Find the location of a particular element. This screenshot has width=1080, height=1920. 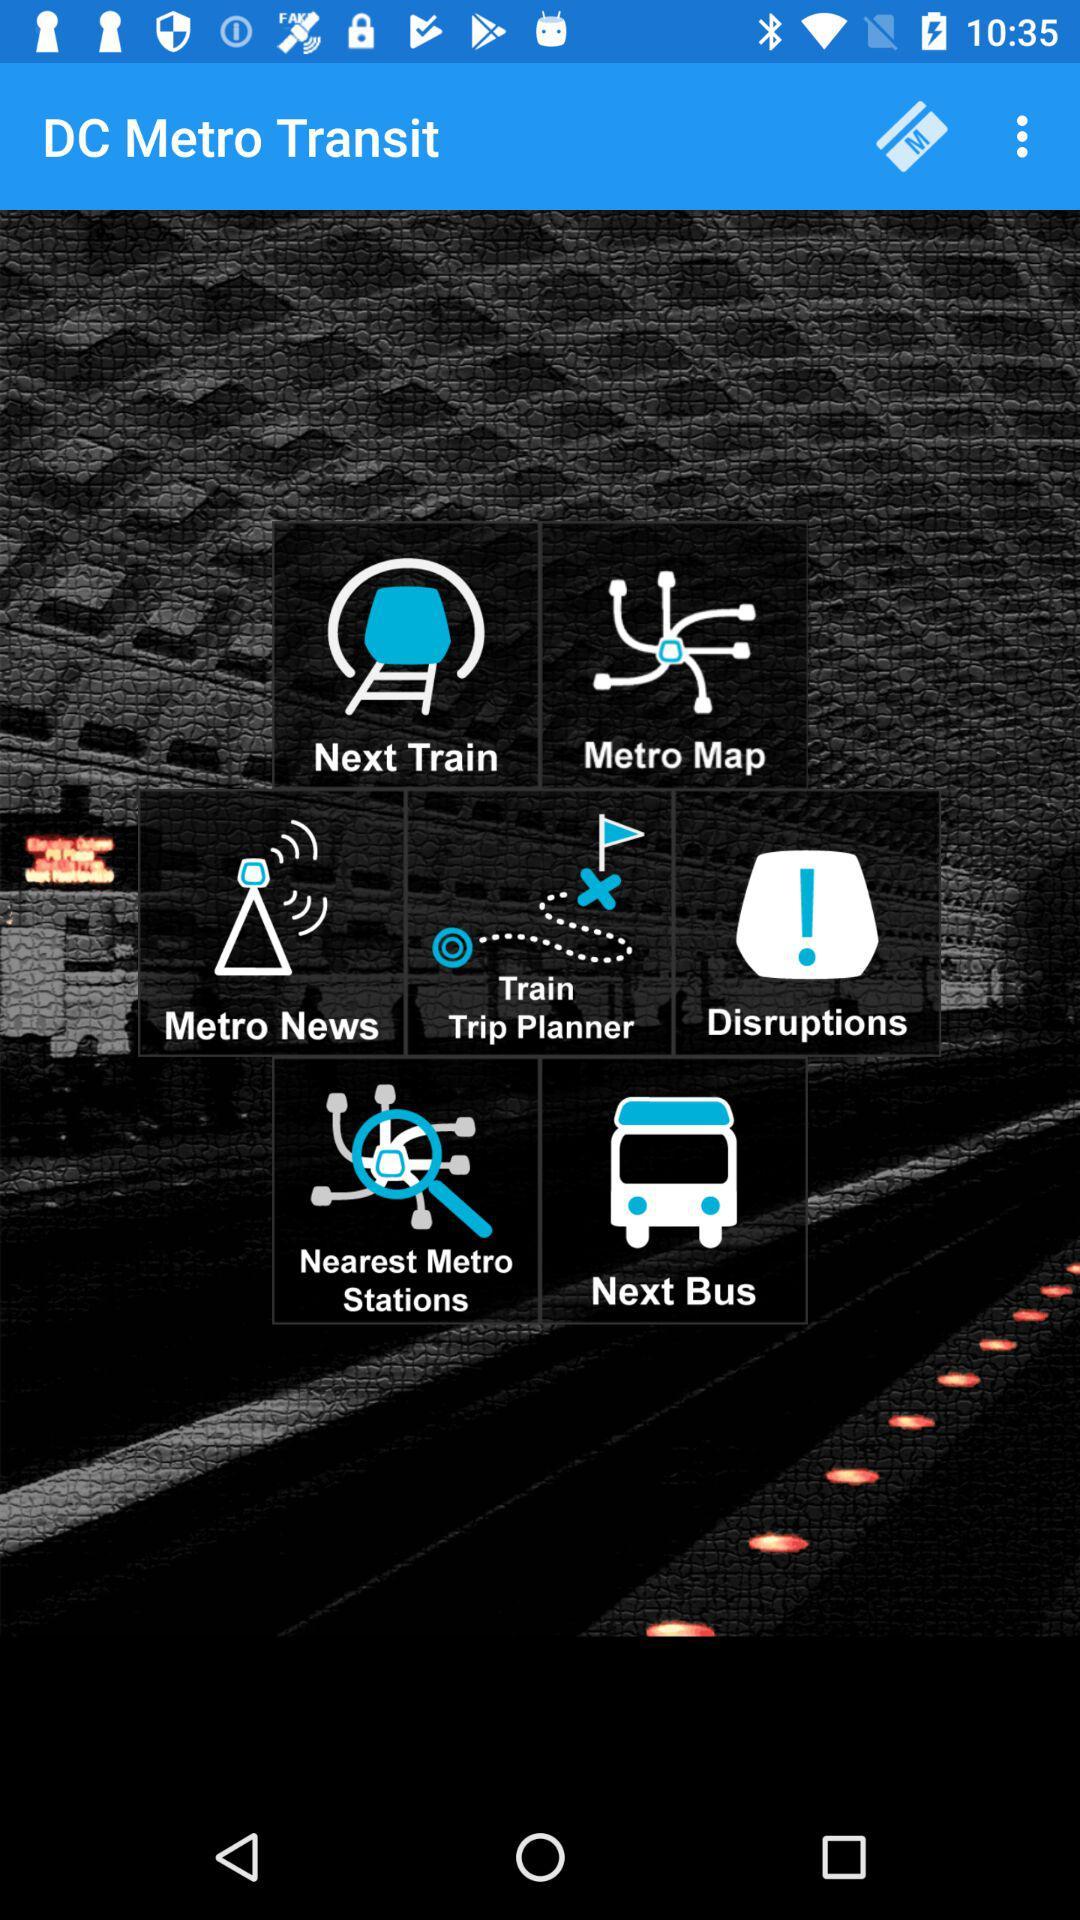

the item below dc metro transit item is located at coordinates (56, 266).